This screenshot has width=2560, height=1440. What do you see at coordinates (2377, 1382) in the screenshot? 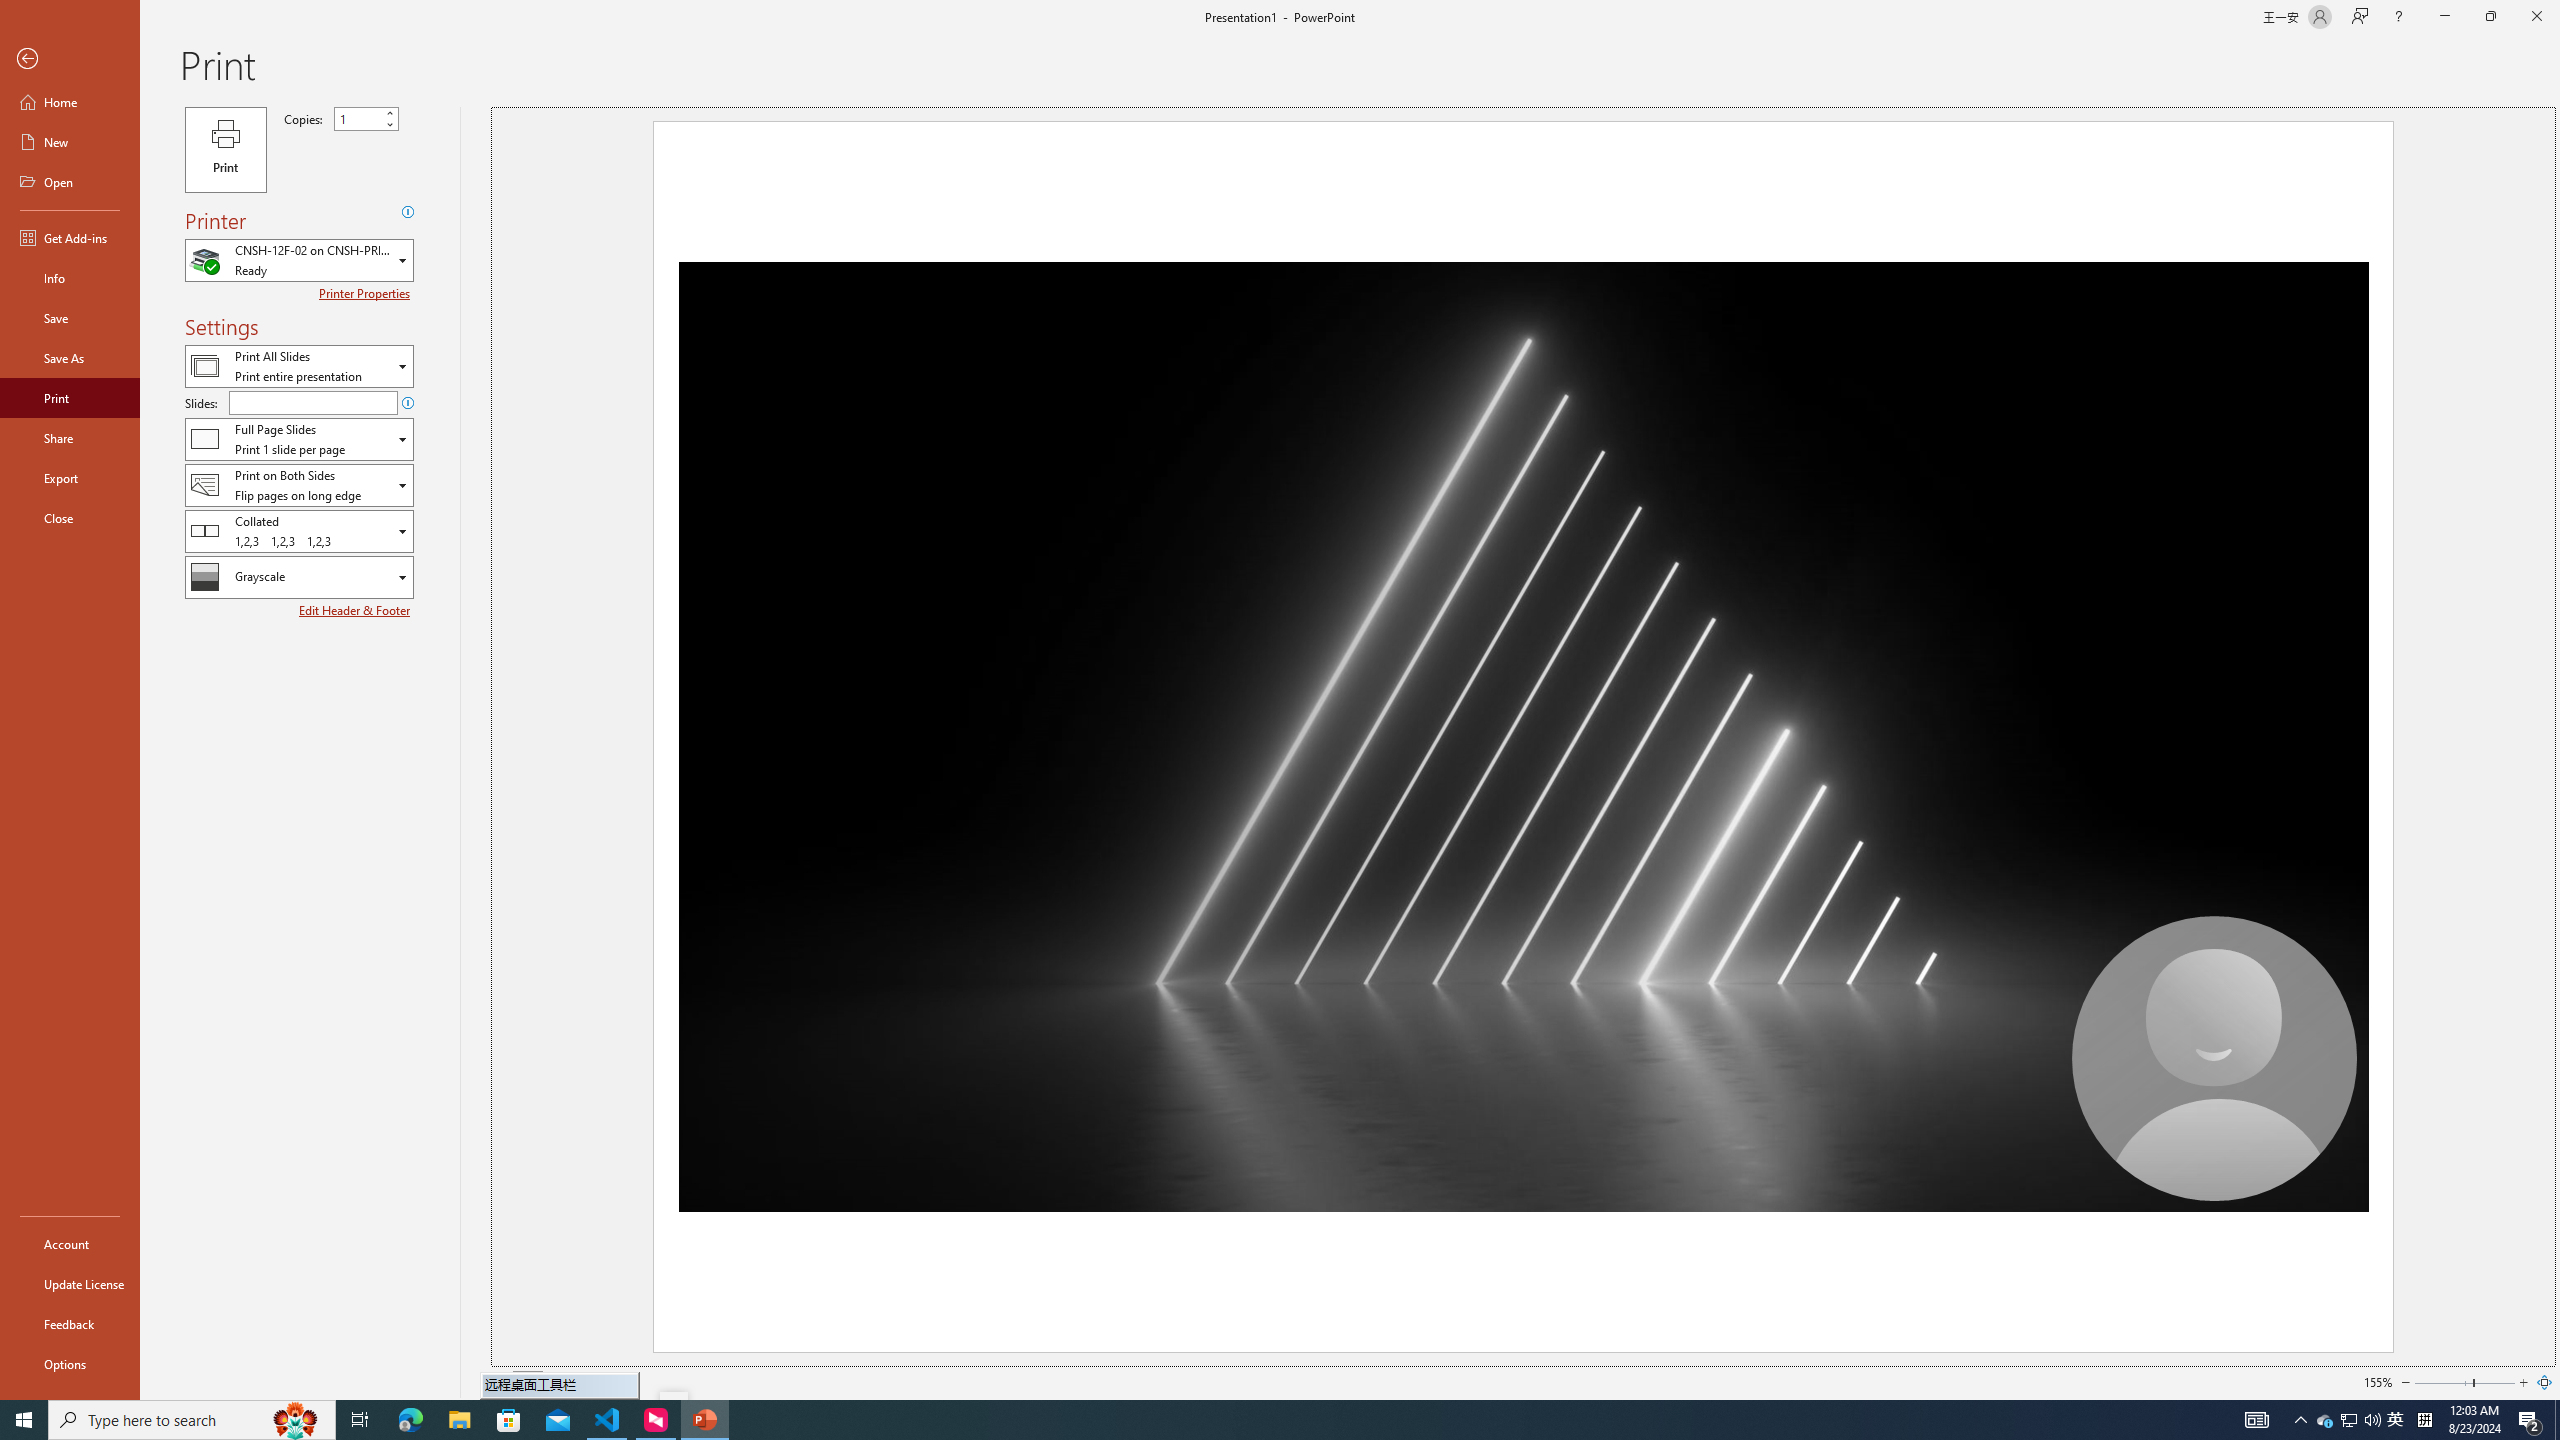
I see `'155%'` at bounding box center [2377, 1382].